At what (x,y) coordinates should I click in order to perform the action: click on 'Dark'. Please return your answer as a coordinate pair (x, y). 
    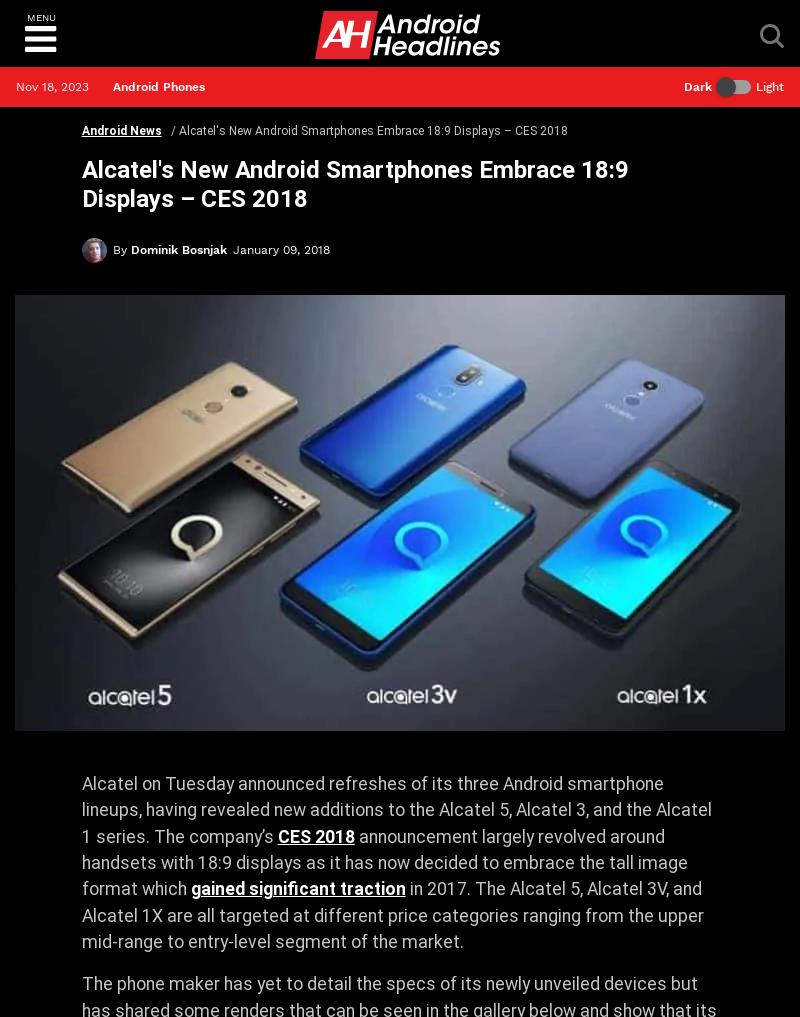
    Looking at the image, I should click on (698, 86).